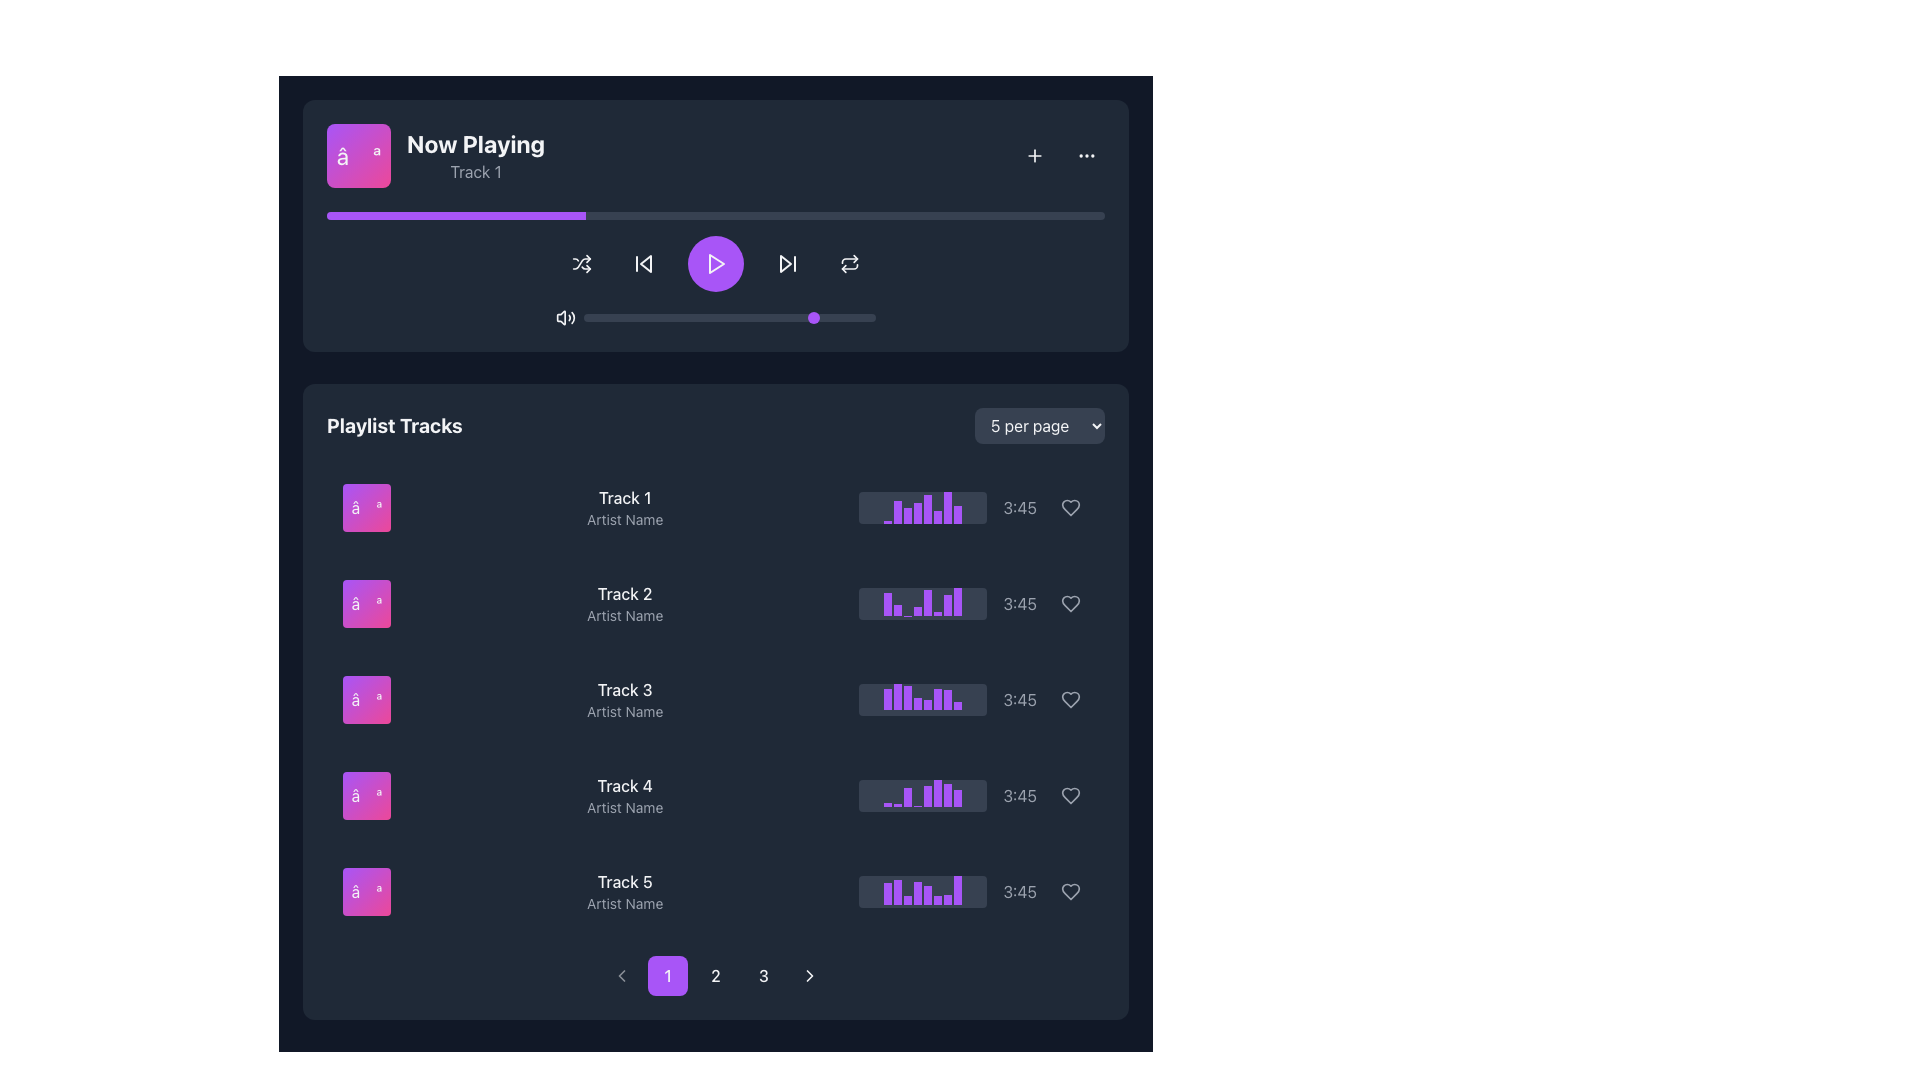 This screenshot has width=1920, height=1080. Describe the element at coordinates (635, 316) in the screenshot. I see `the slider` at that location.